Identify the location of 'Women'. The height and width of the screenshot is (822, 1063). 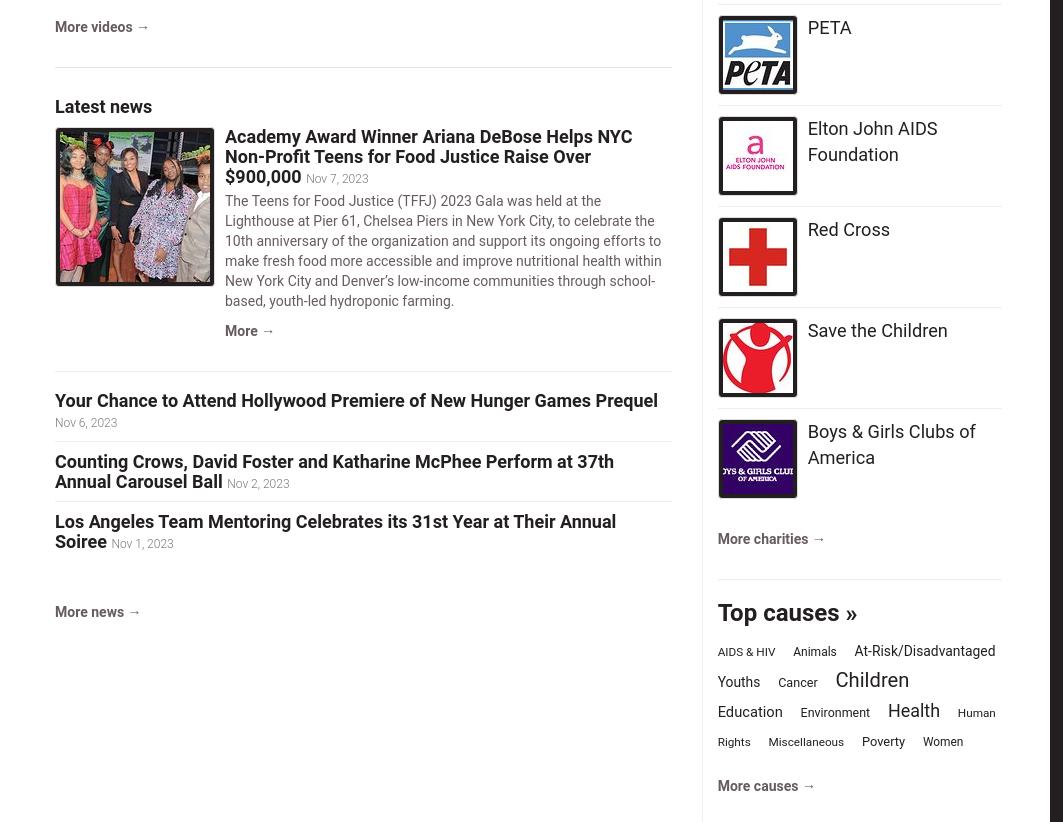
(941, 740).